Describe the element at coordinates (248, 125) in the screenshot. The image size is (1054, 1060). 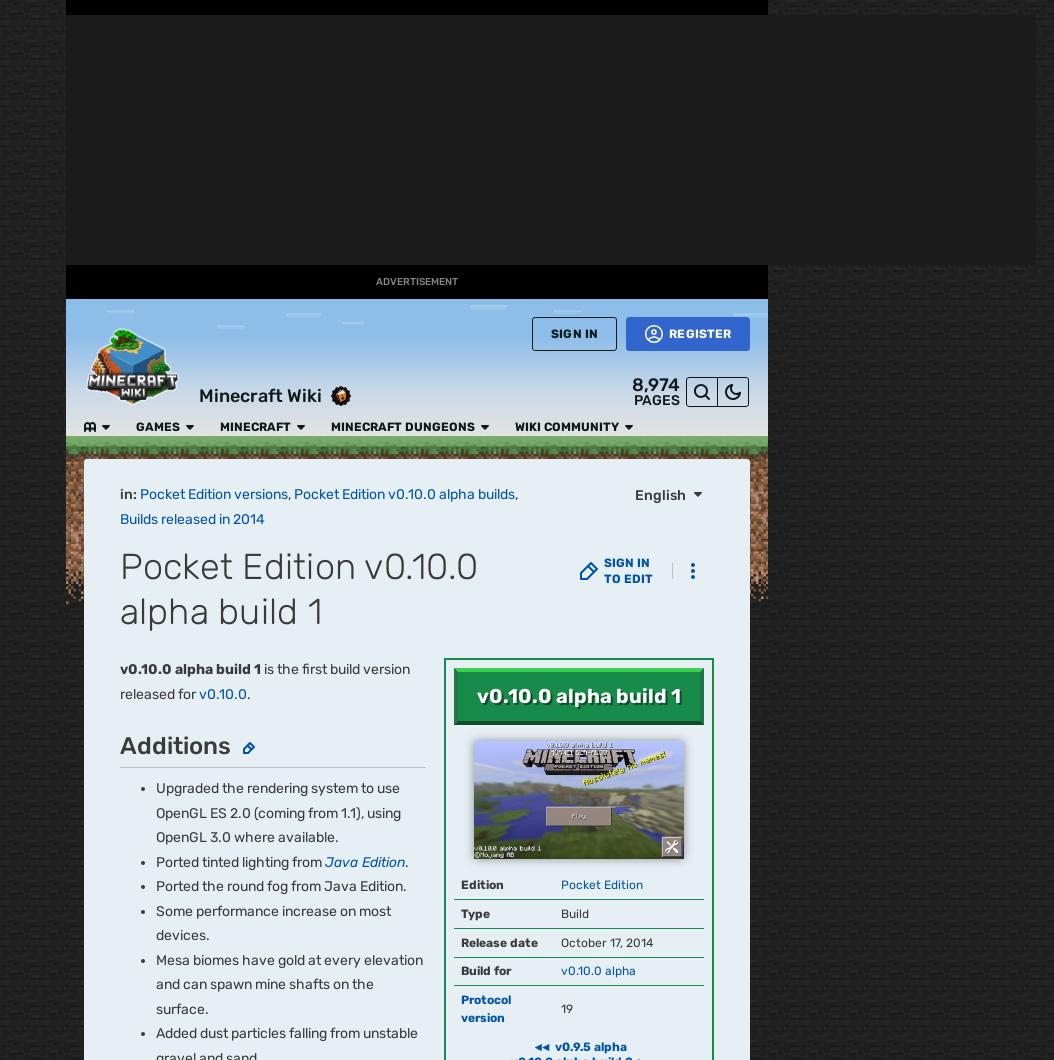
I see `'v0.14.1'` at that location.